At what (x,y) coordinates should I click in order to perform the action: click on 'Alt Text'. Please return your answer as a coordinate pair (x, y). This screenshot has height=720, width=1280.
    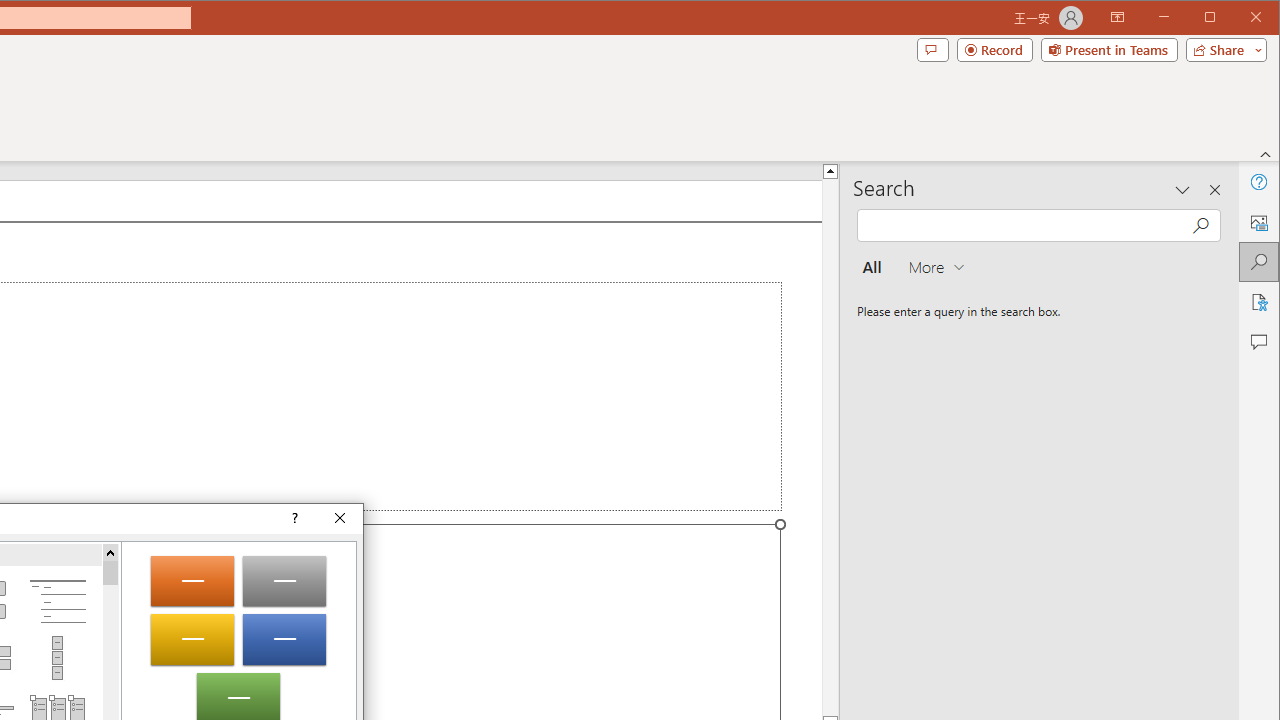
    Looking at the image, I should click on (1257, 222).